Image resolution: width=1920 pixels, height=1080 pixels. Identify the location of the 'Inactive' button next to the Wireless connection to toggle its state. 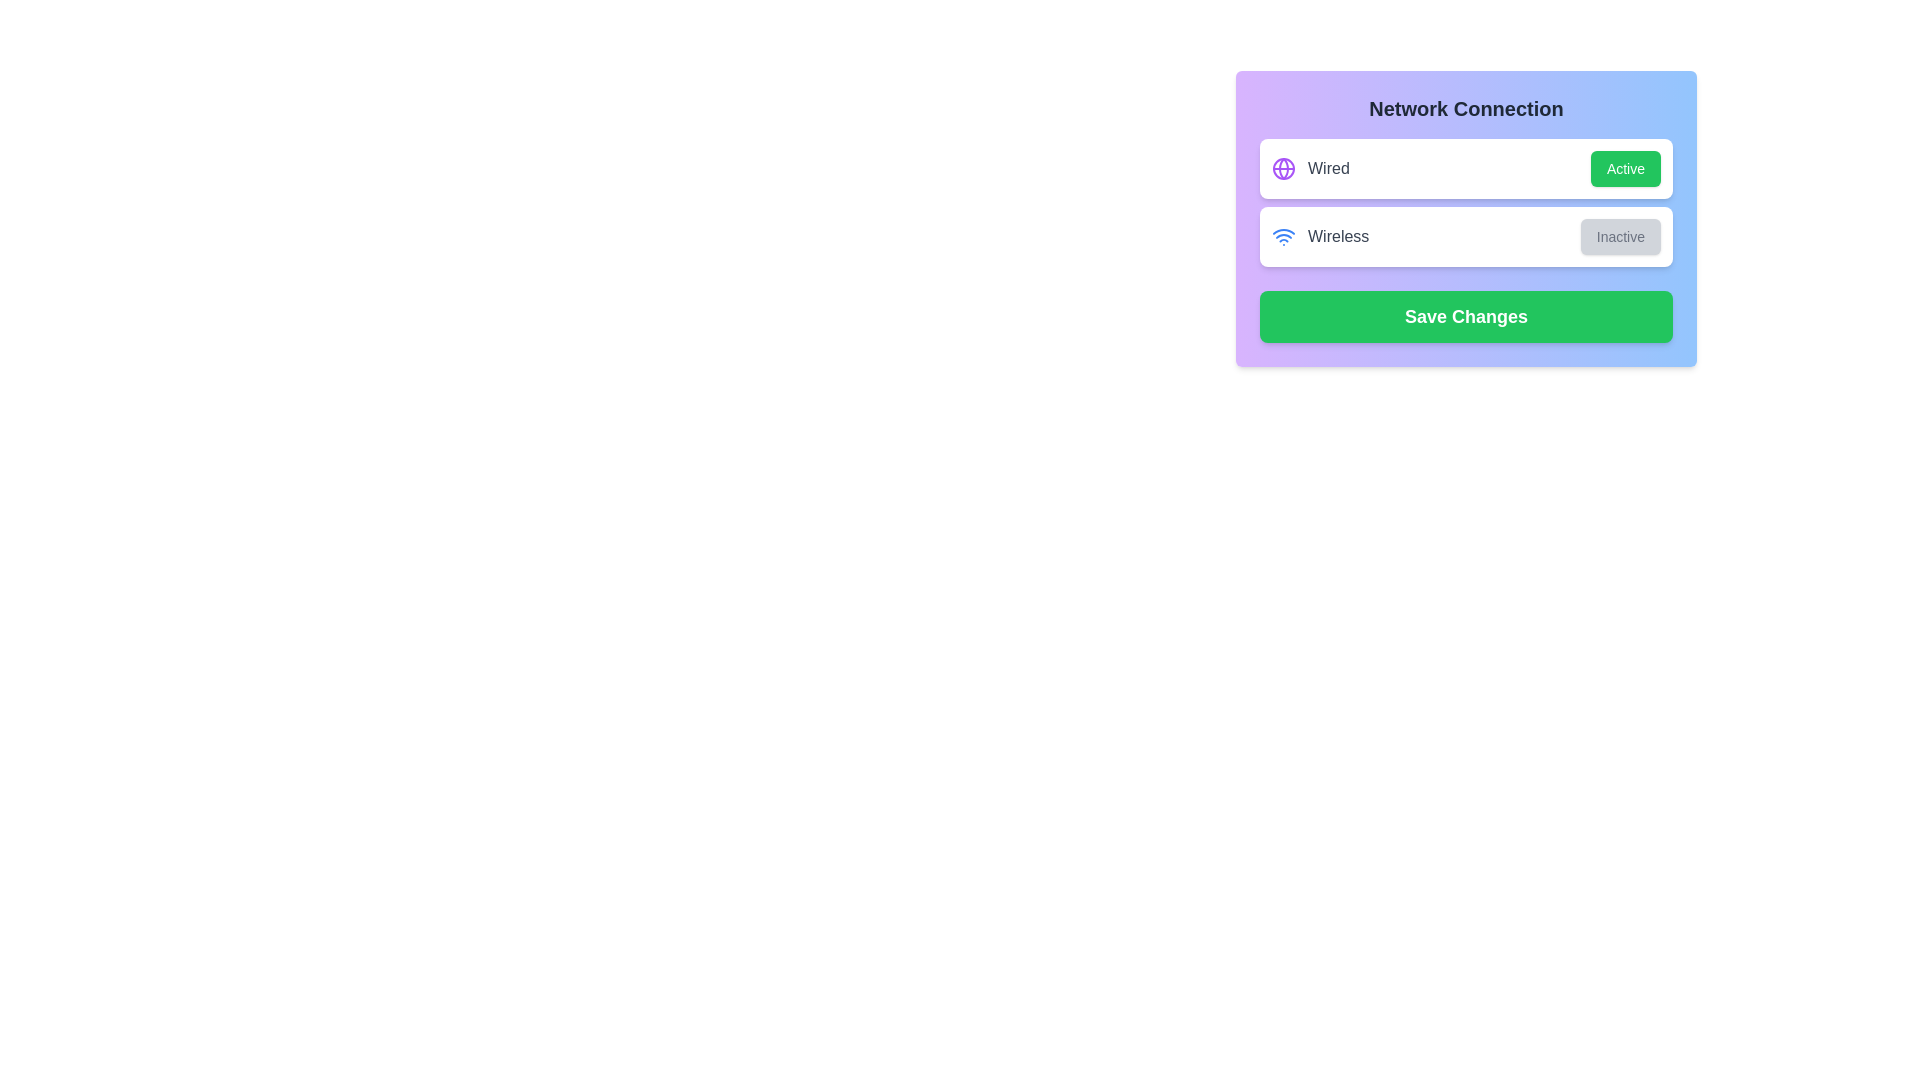
(1620, 235).